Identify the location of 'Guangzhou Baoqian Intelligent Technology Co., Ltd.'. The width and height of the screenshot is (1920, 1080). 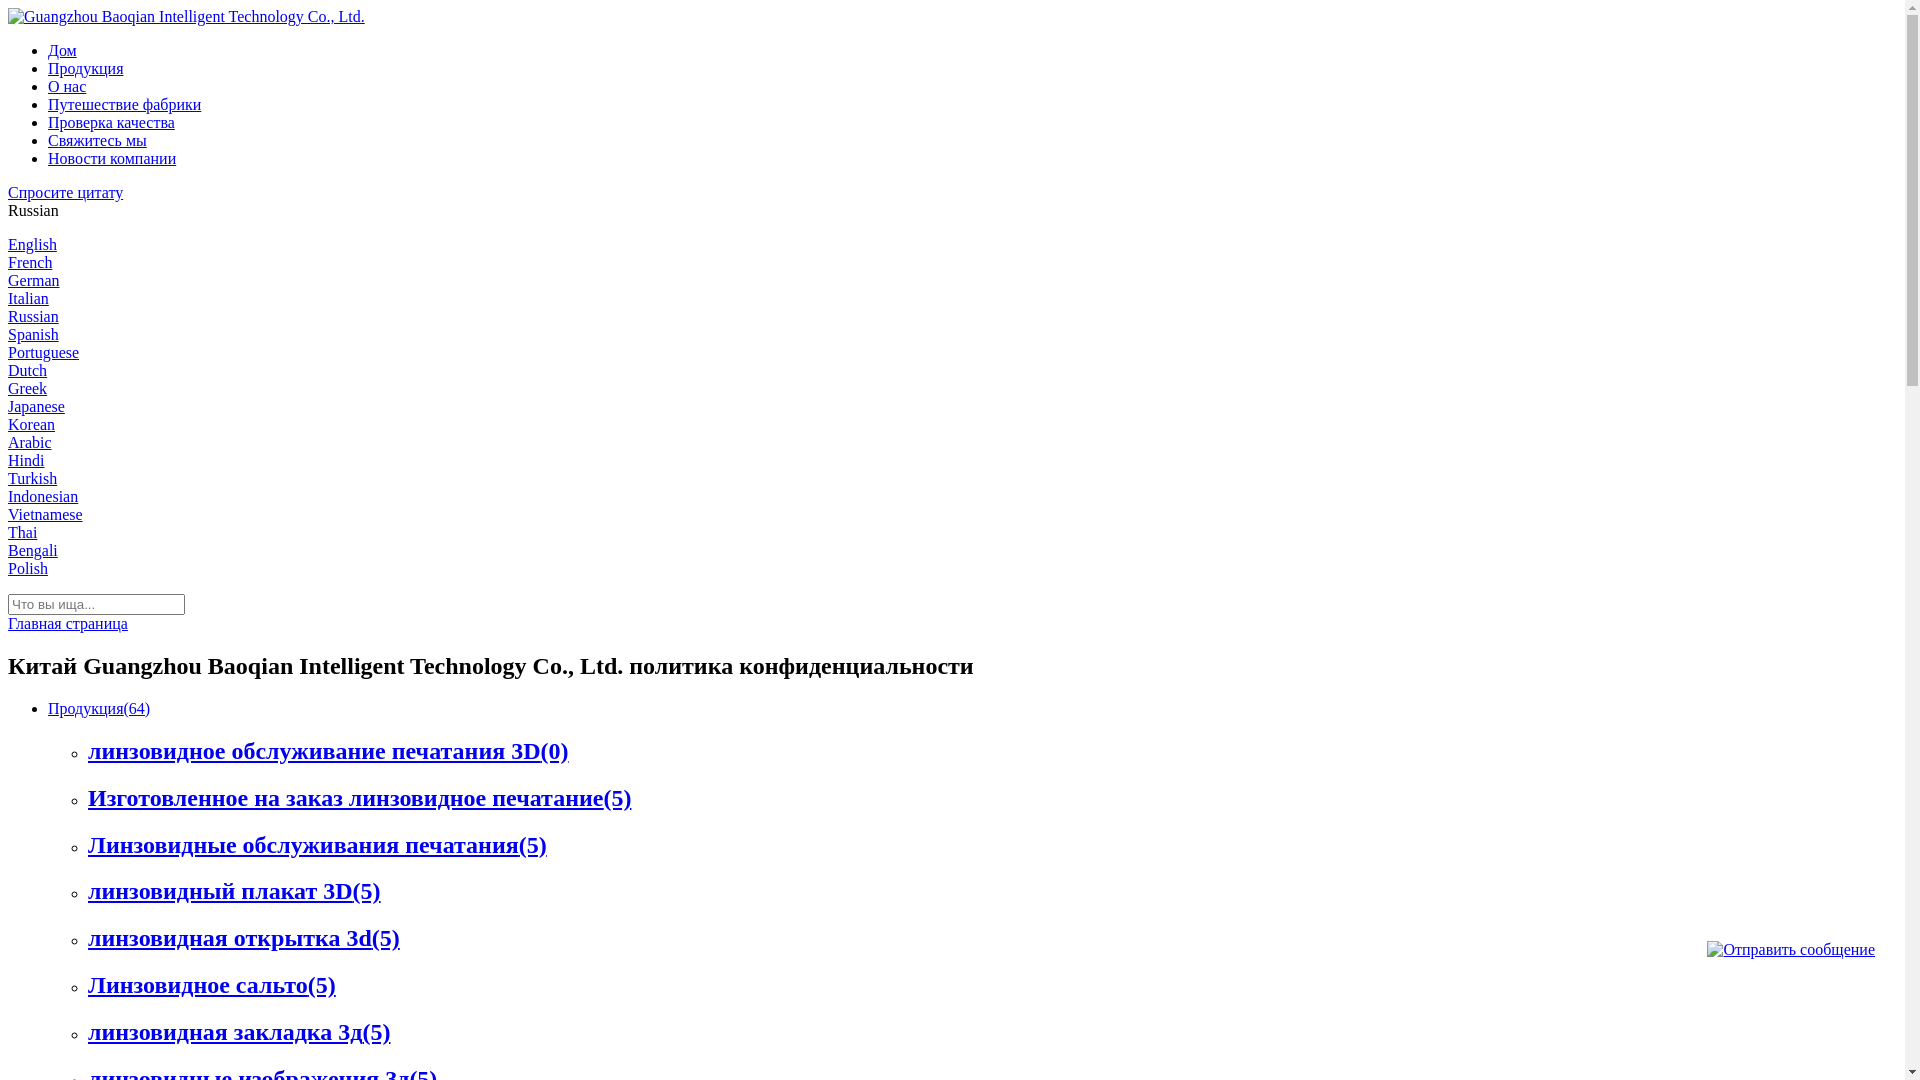
(186, 16).